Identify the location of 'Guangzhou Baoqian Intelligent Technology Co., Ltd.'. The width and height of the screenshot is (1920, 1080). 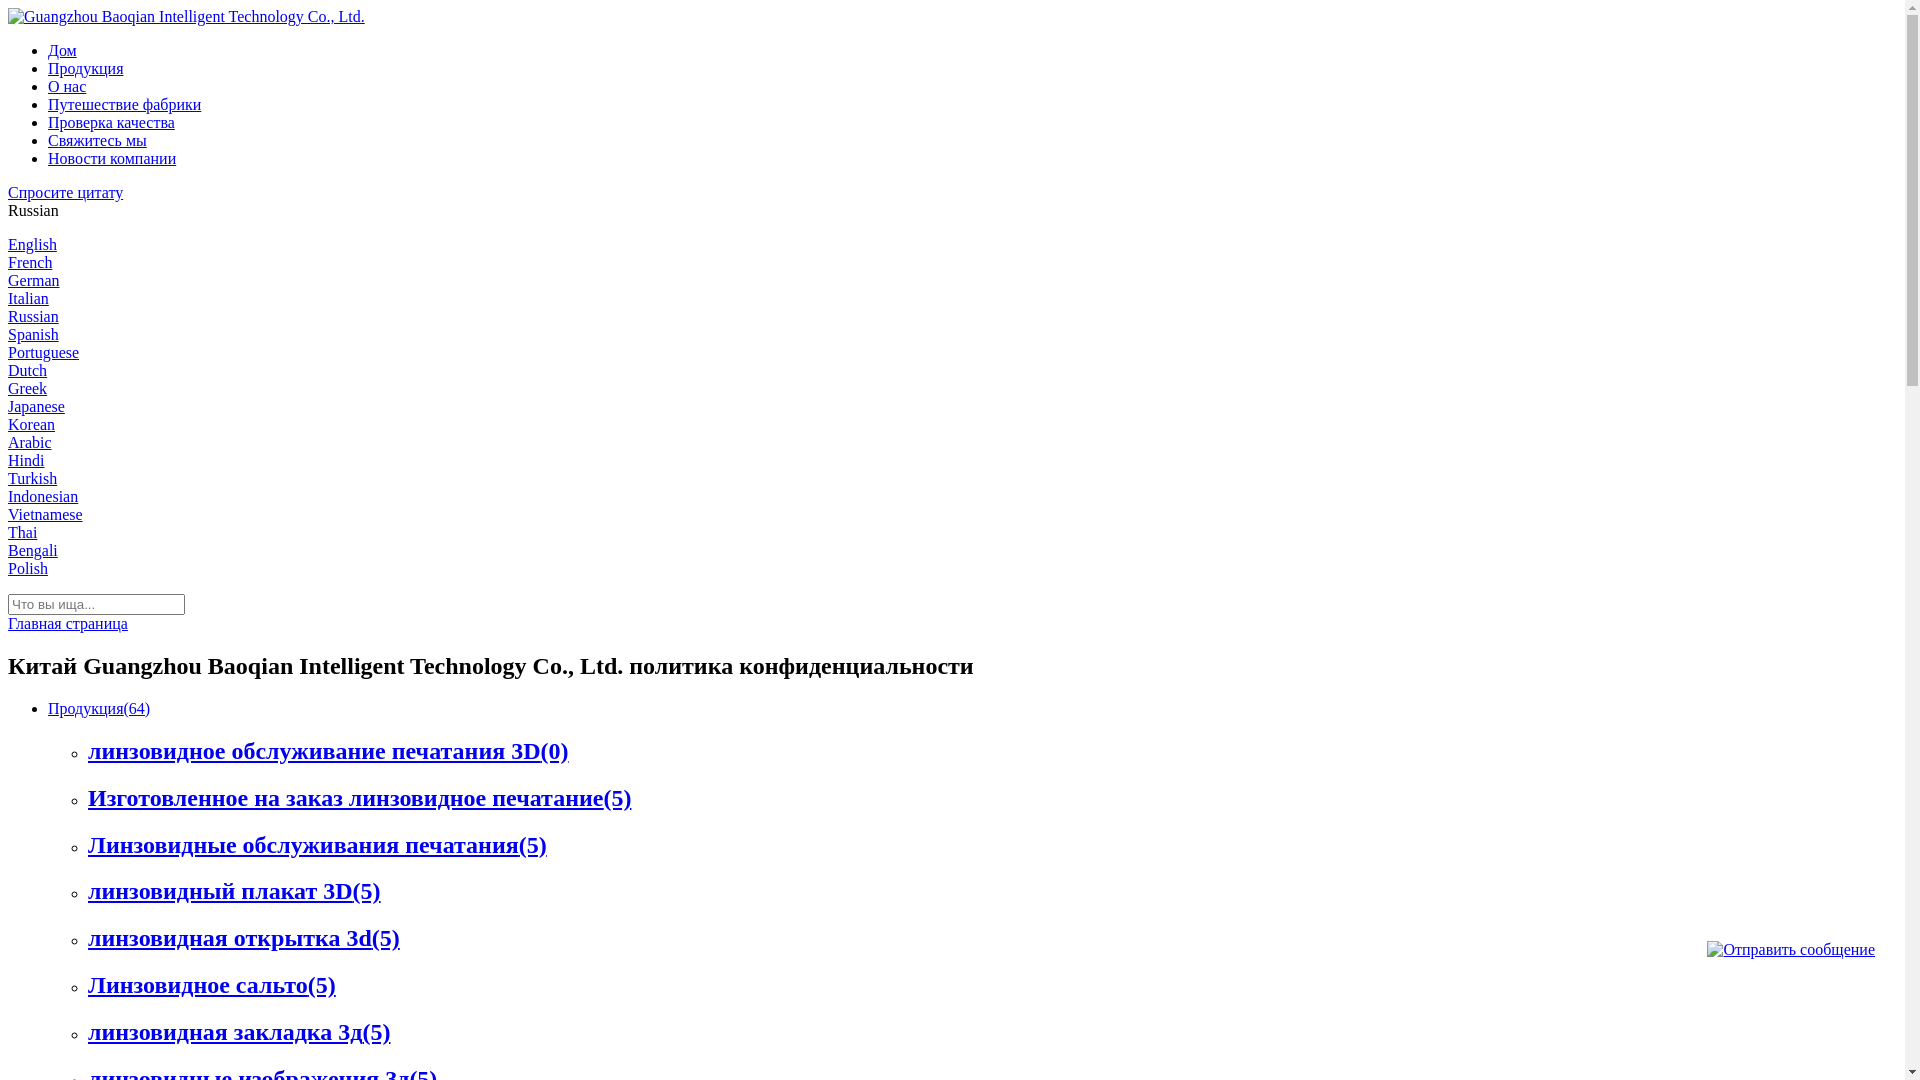
(186, 16).